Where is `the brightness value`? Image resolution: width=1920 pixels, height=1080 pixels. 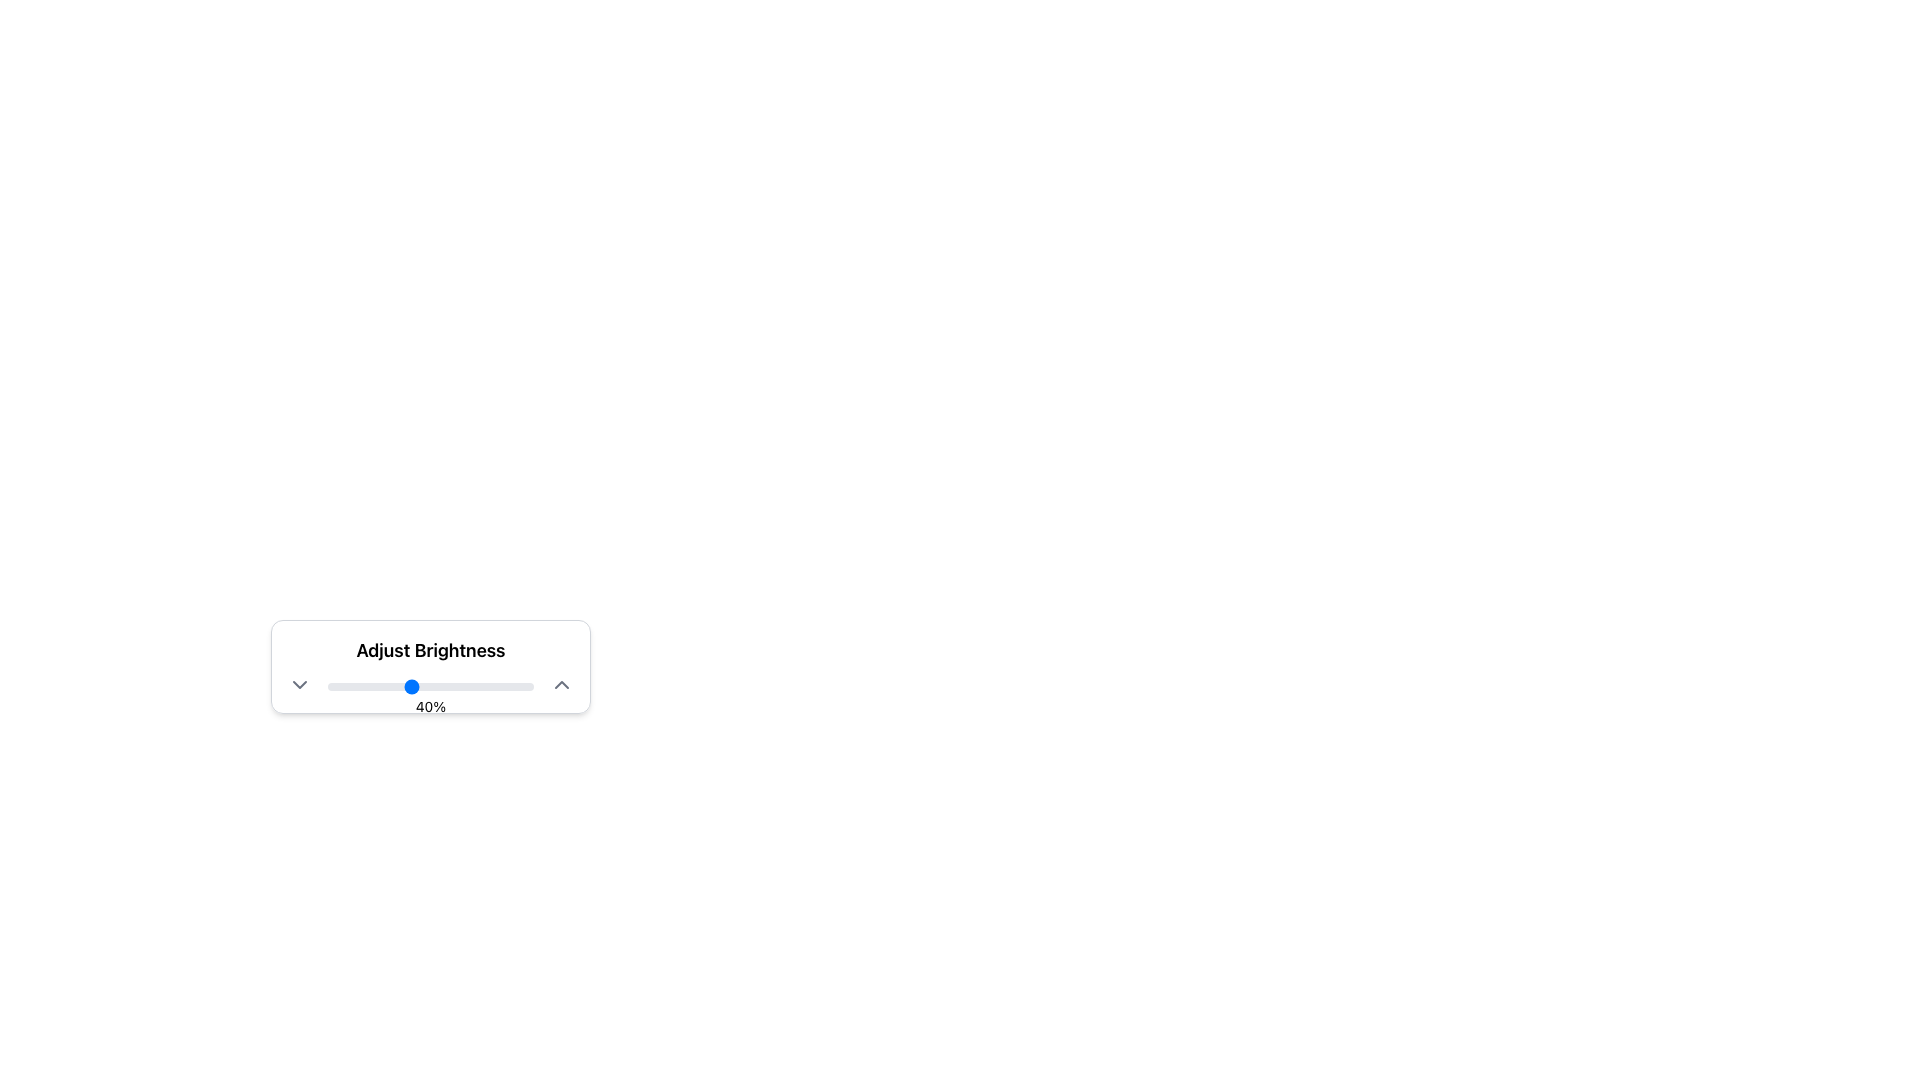 the brightness value is located at coordinates (467, 685).